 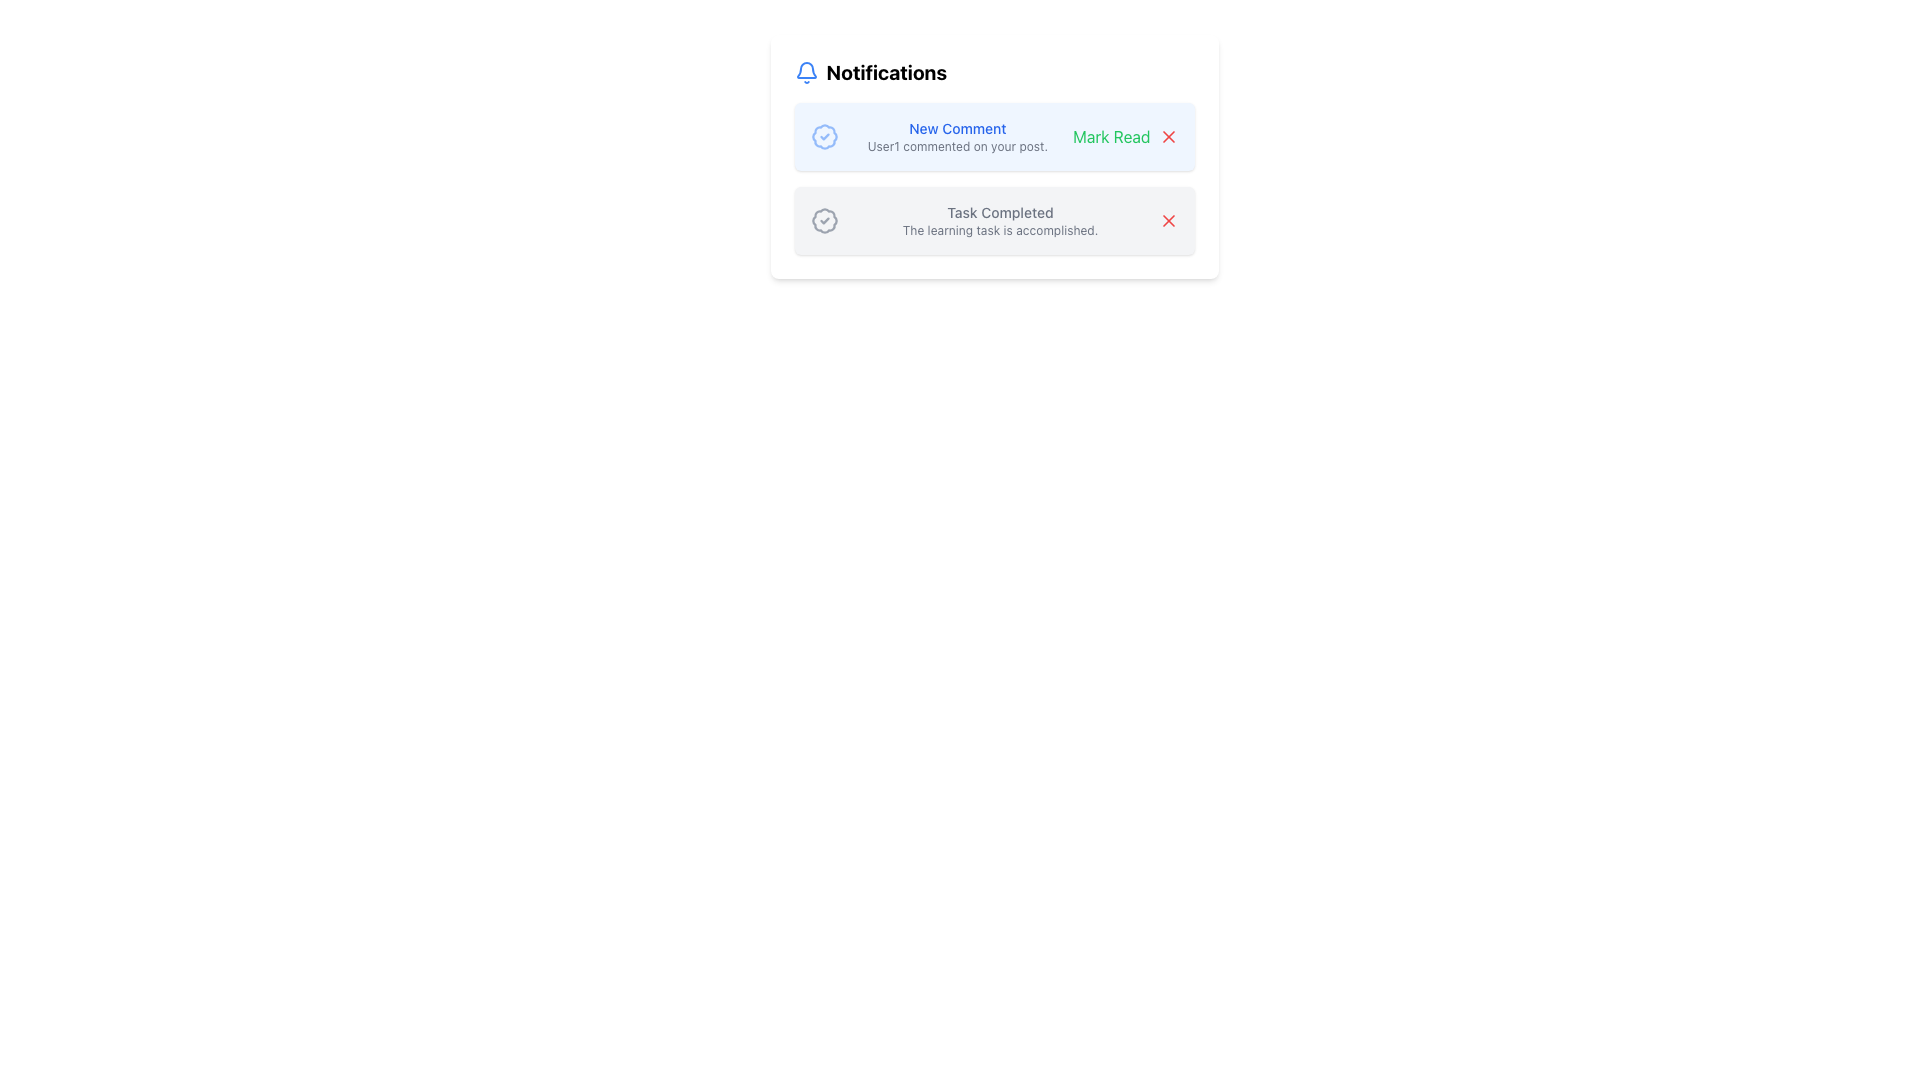 I want to click on the Text Label that identifies the notifications or messages section, located to the immediate right of the bell icon in the top section of the interface, so click(x=885, y=72).